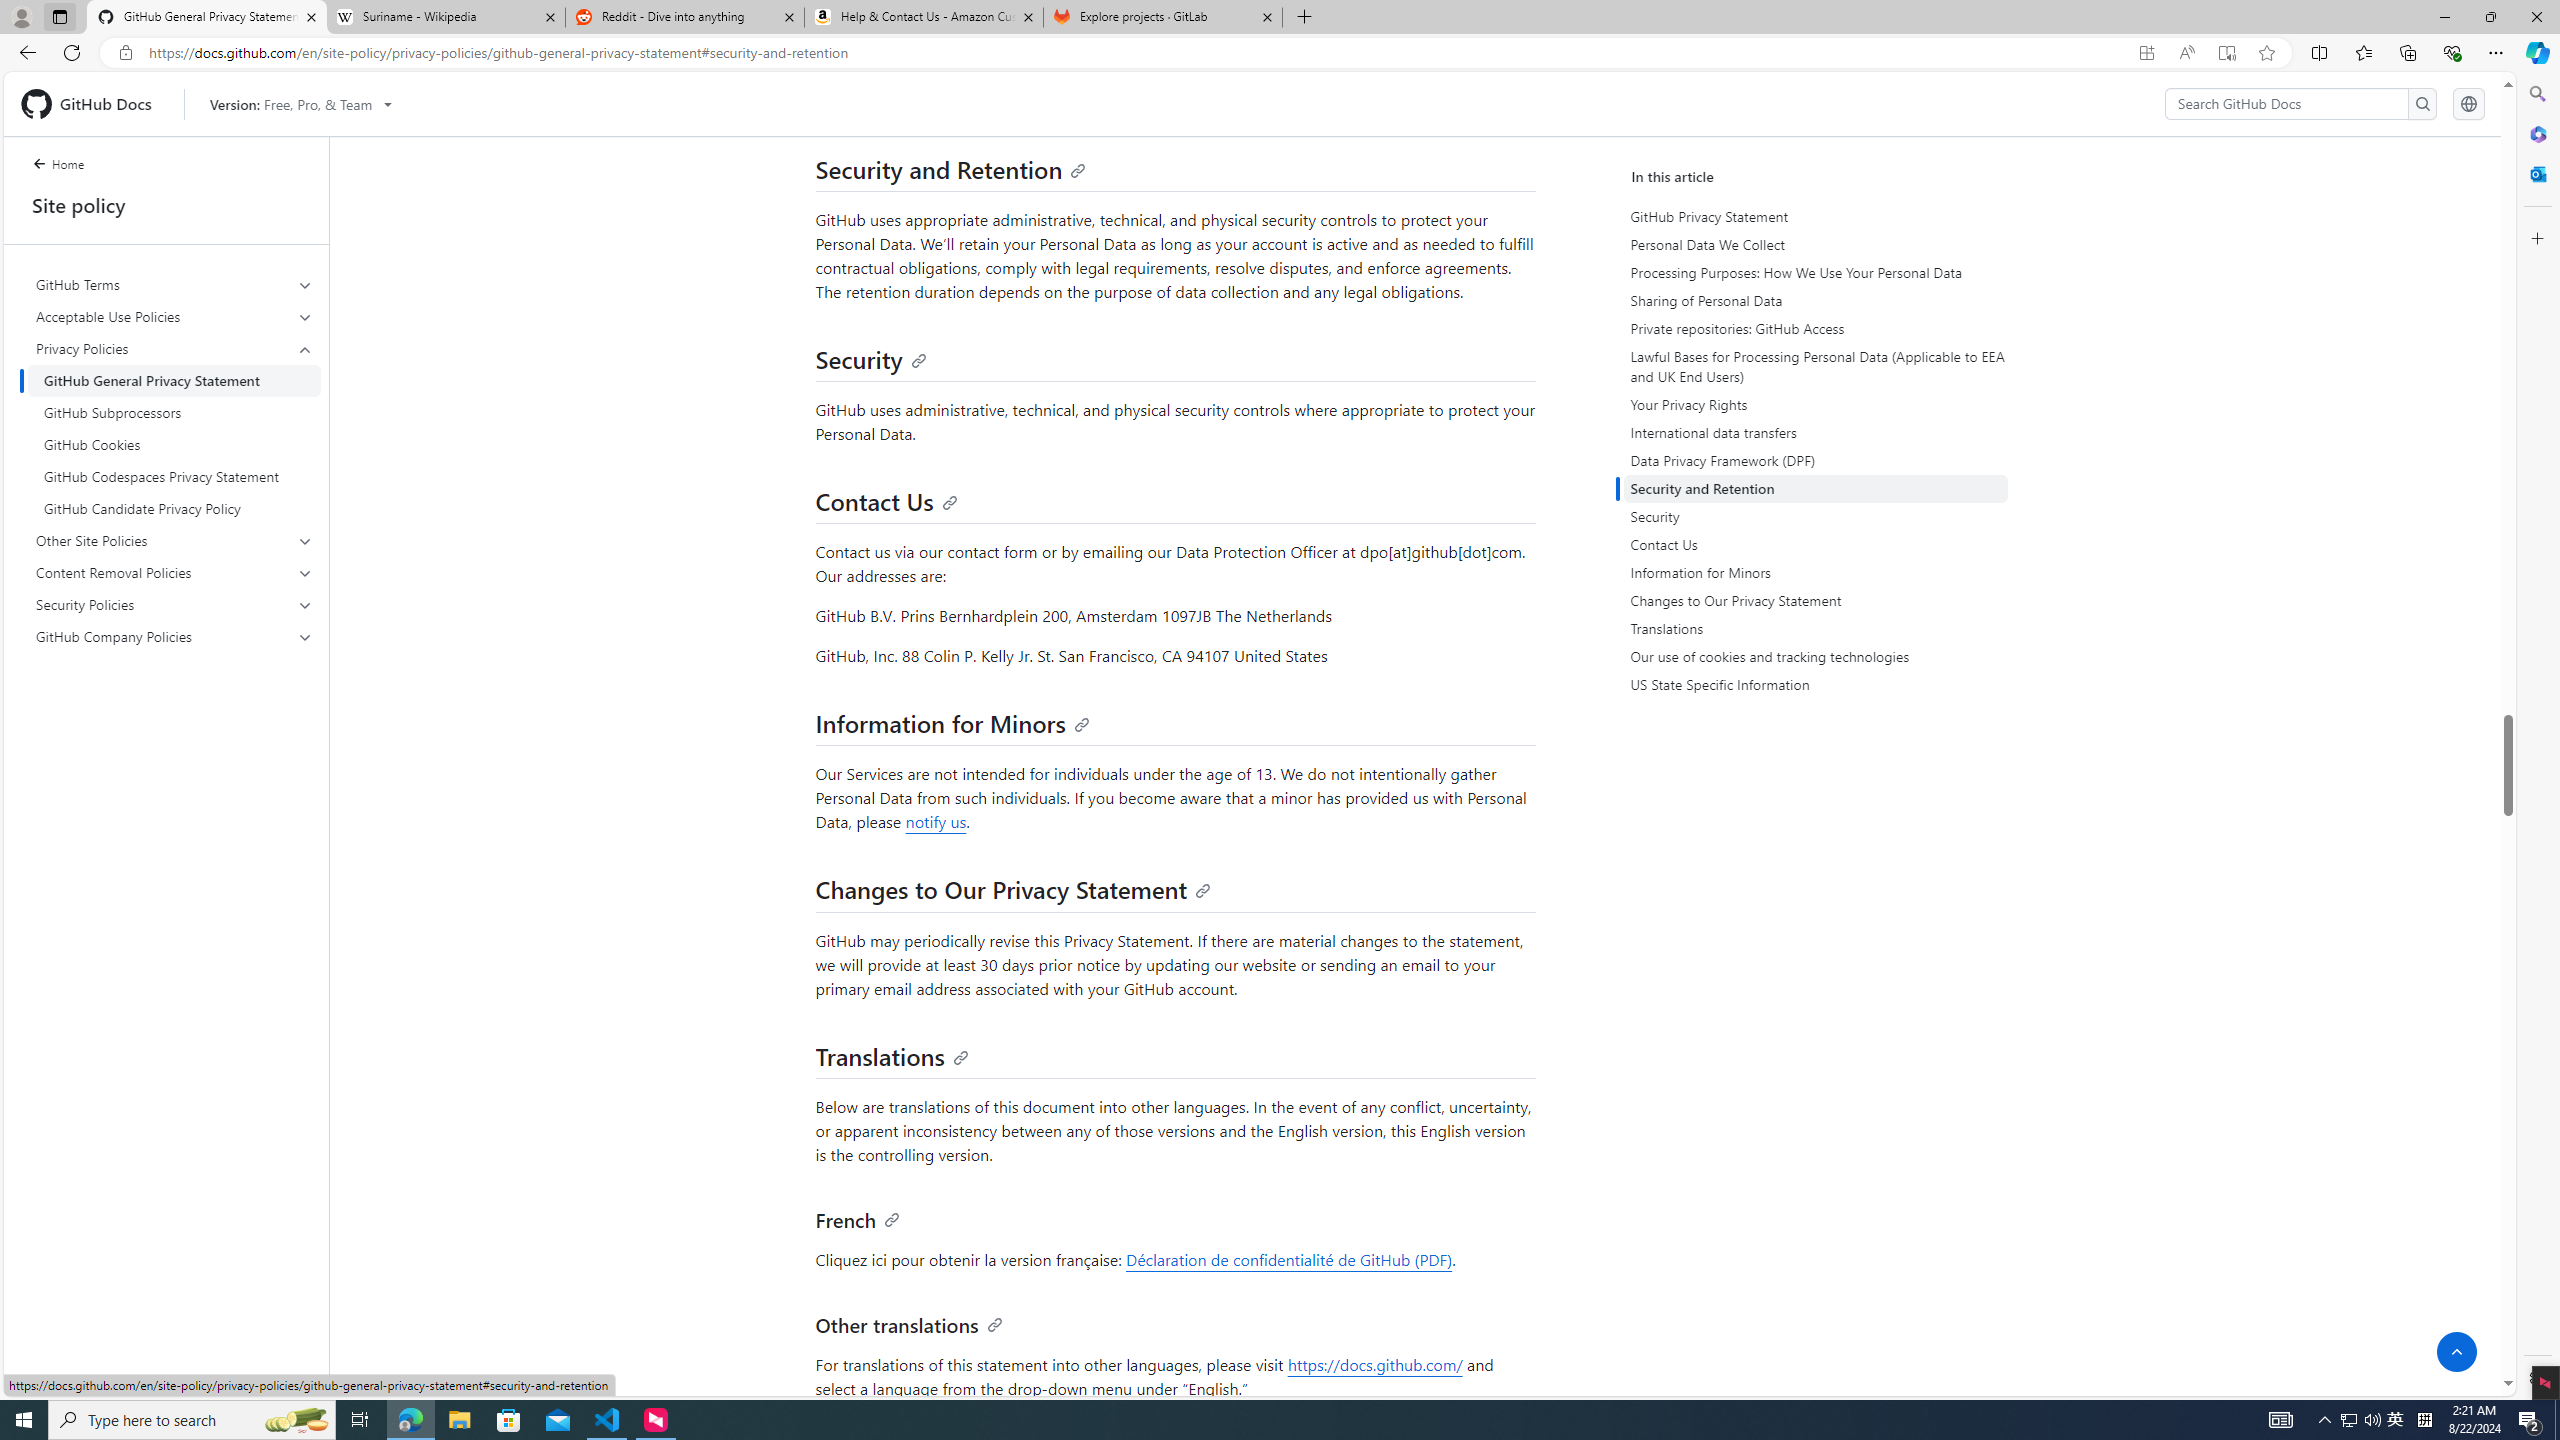  I want to click on 'GitHub Subprocessors', so click(174, 413).